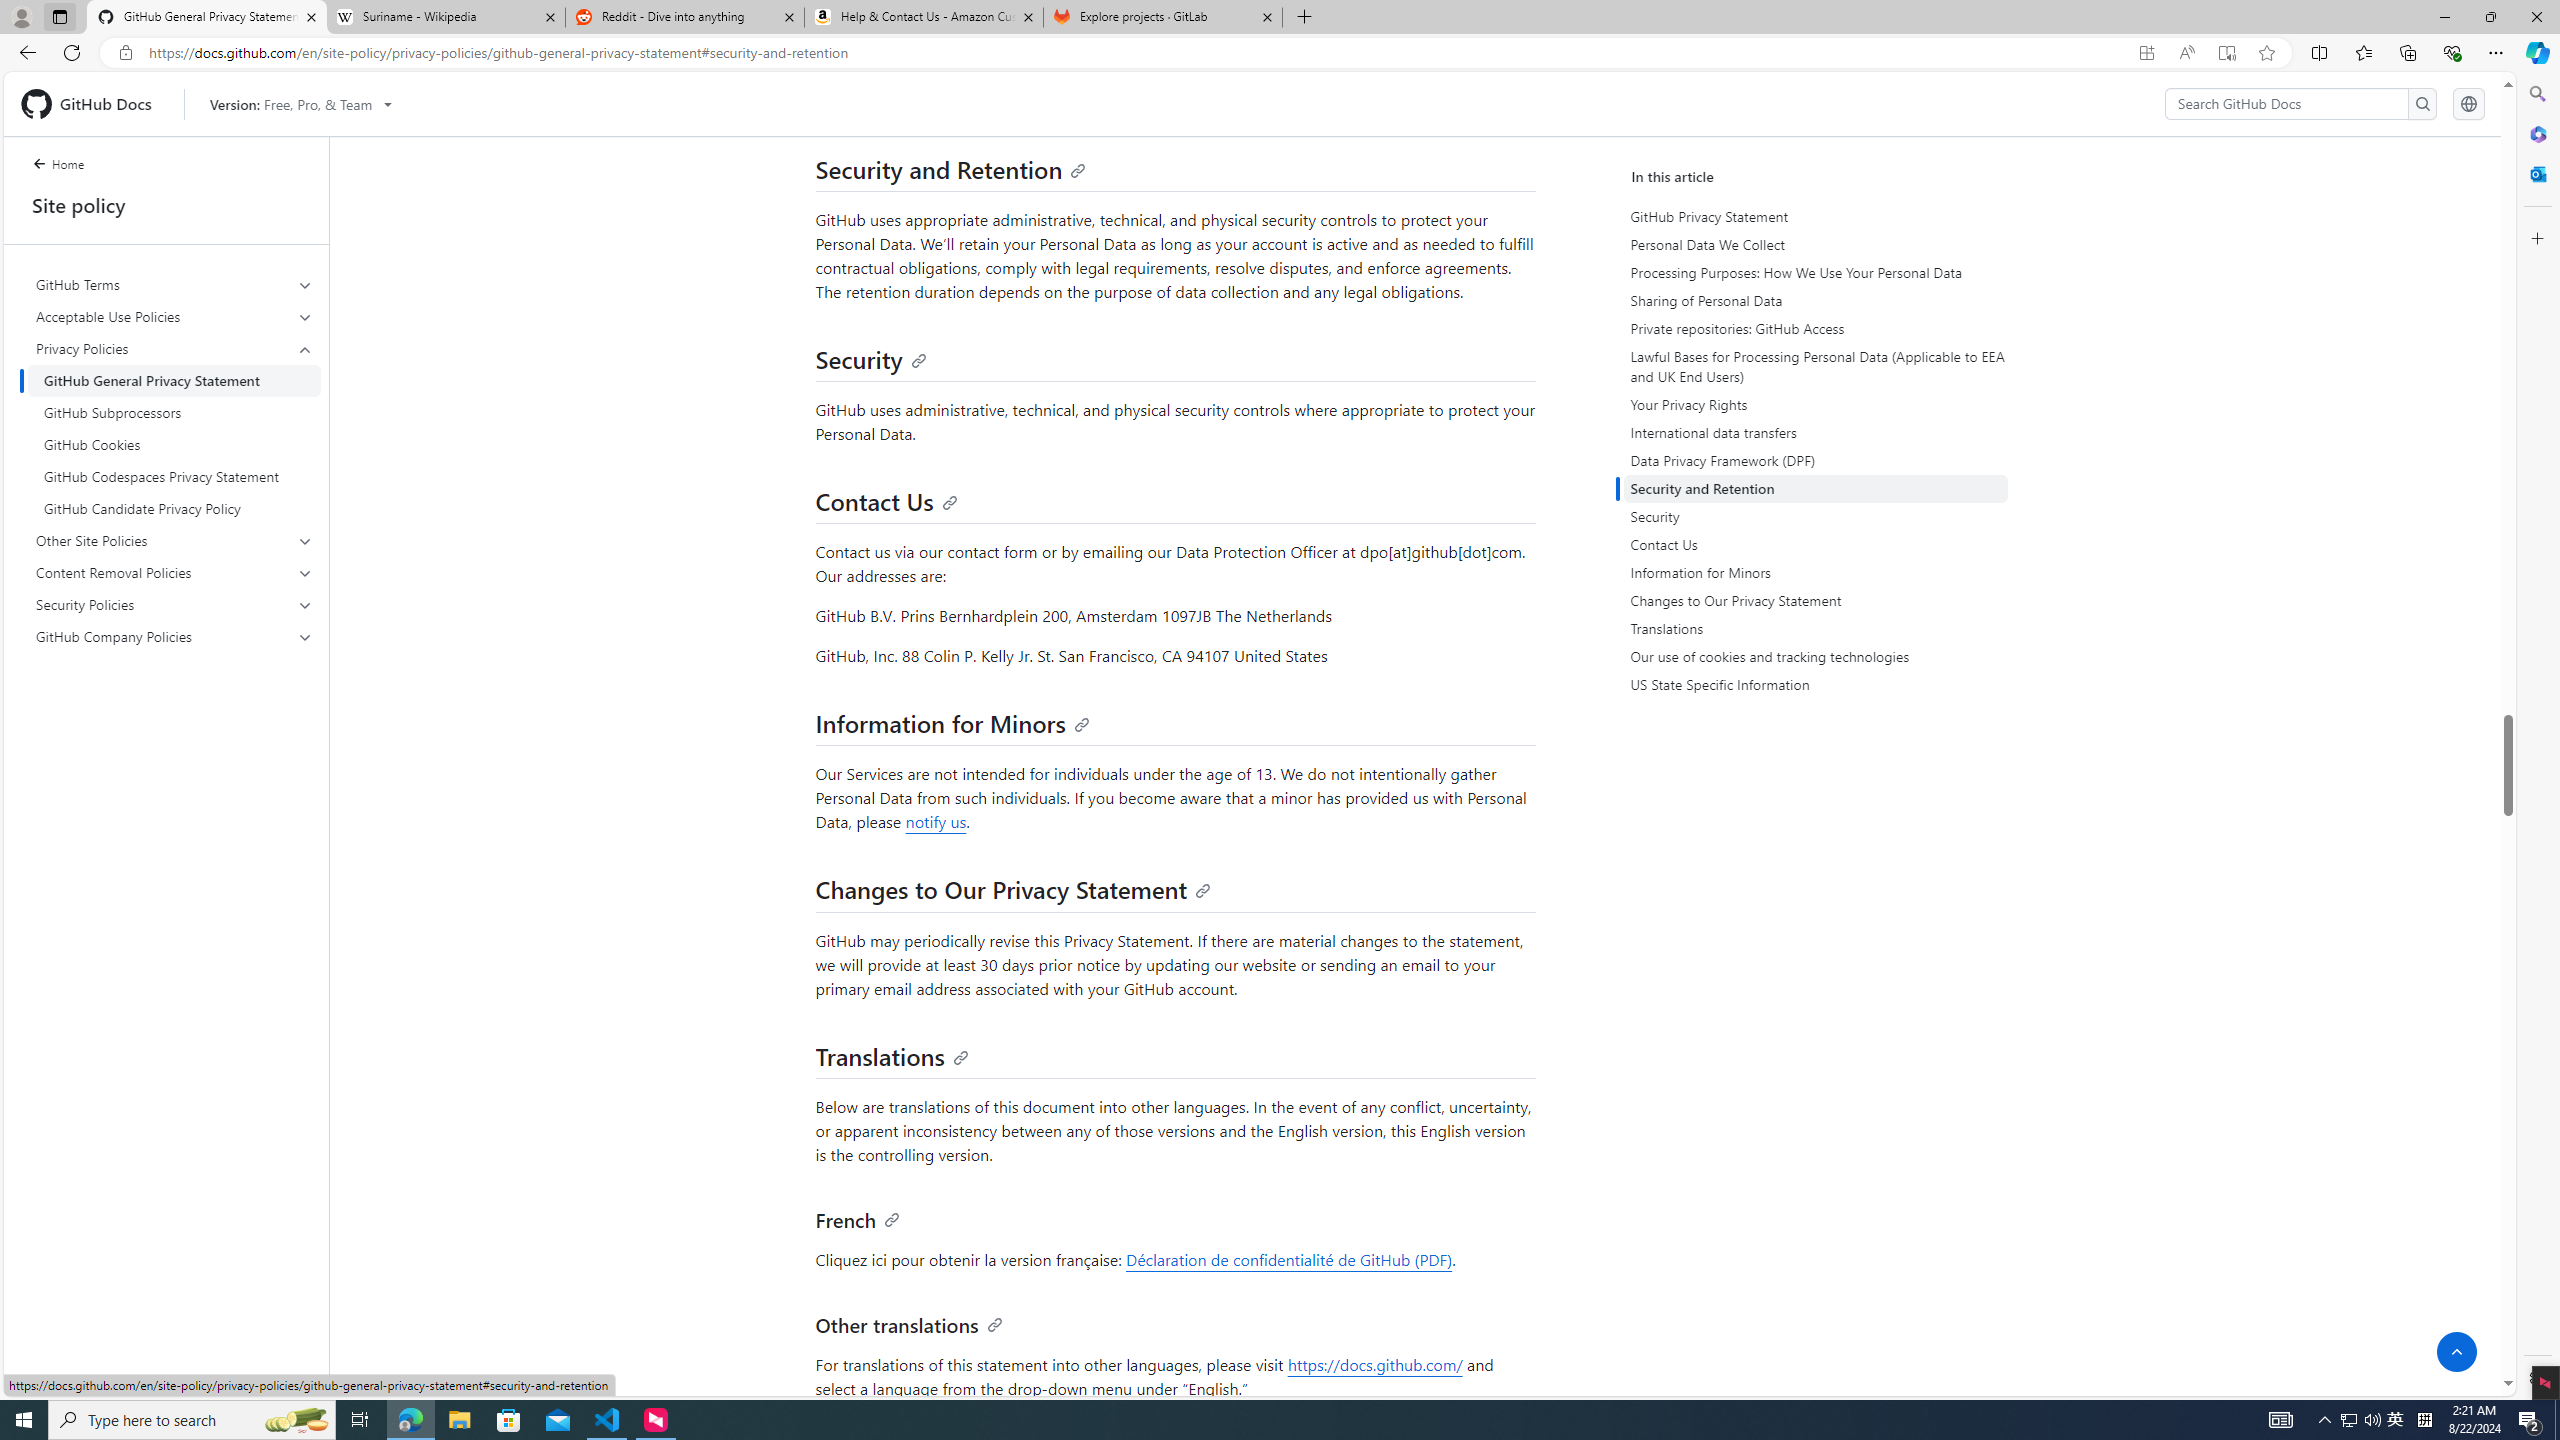  I want to click on 'GitHub Subprocessors', so click(174, 413).